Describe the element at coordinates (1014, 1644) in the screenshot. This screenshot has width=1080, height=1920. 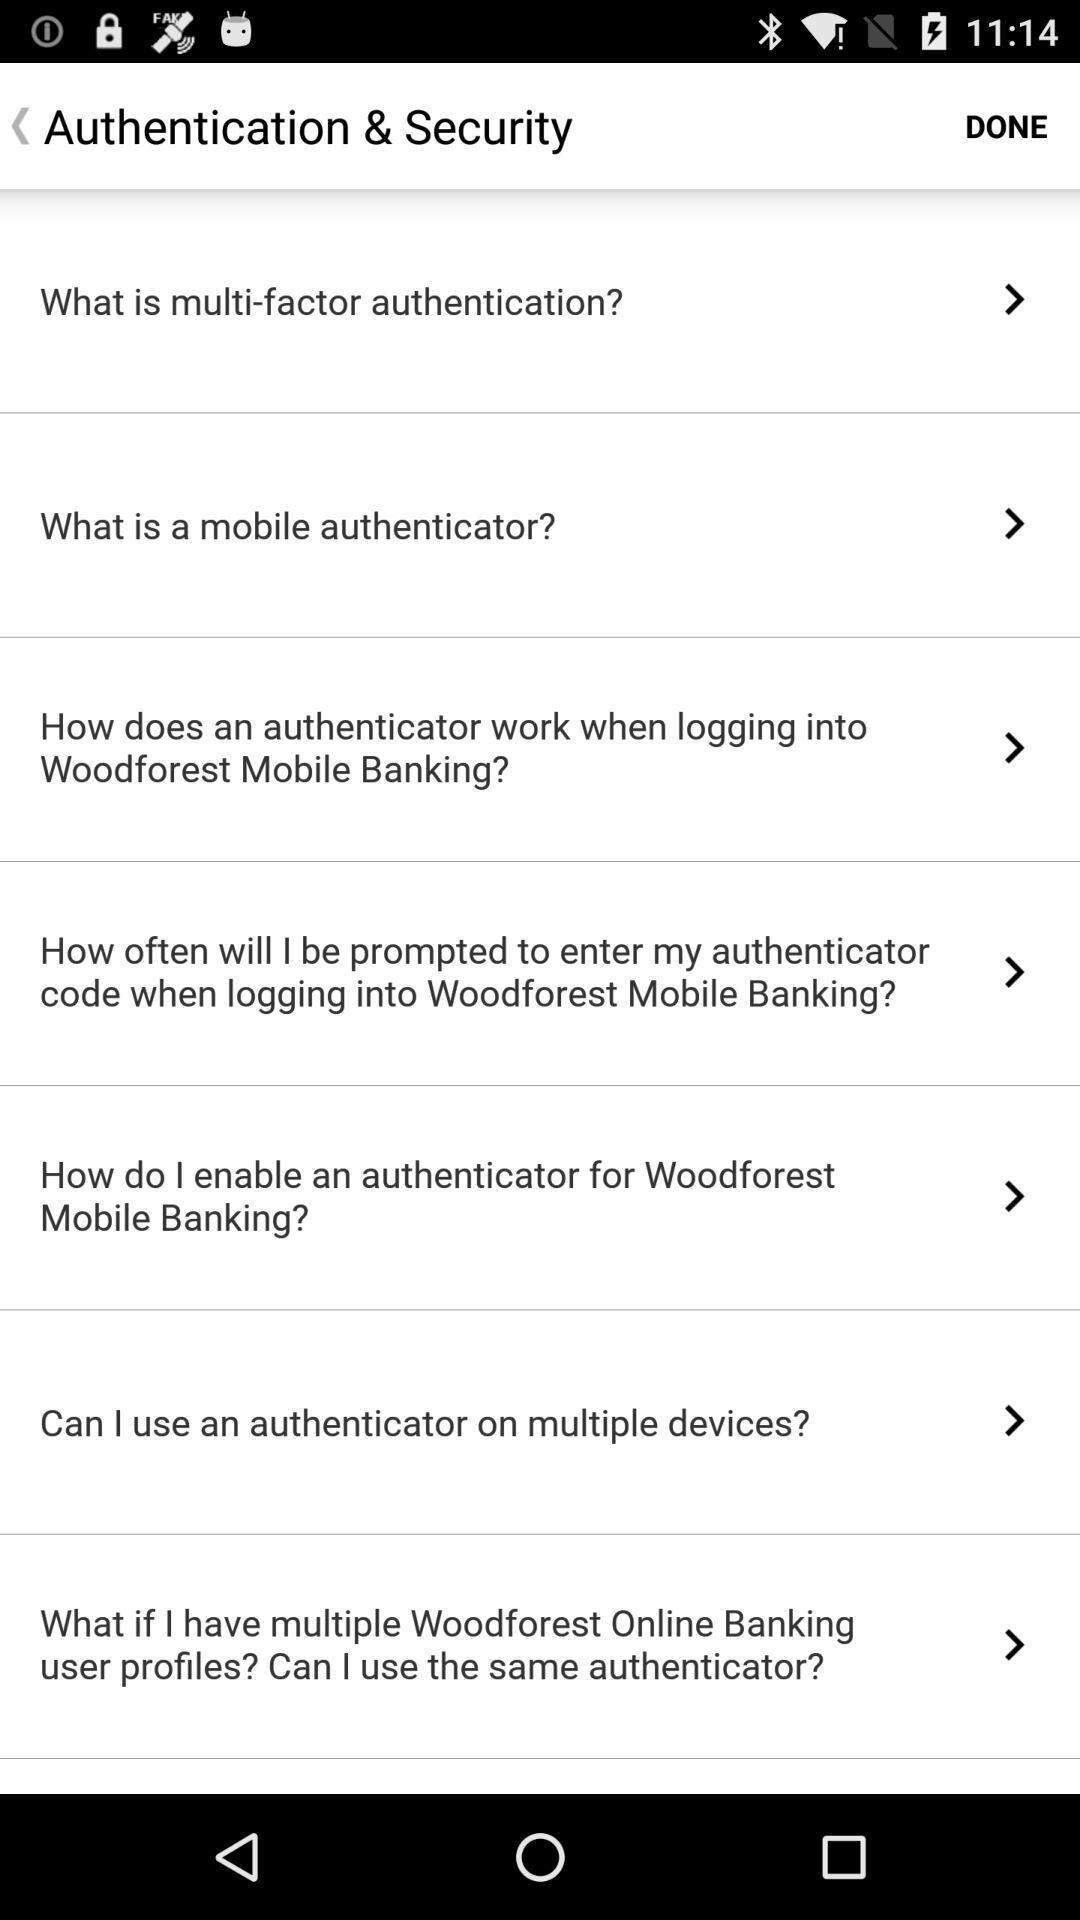
I see `the item to the right of the what if i icon` at that location.